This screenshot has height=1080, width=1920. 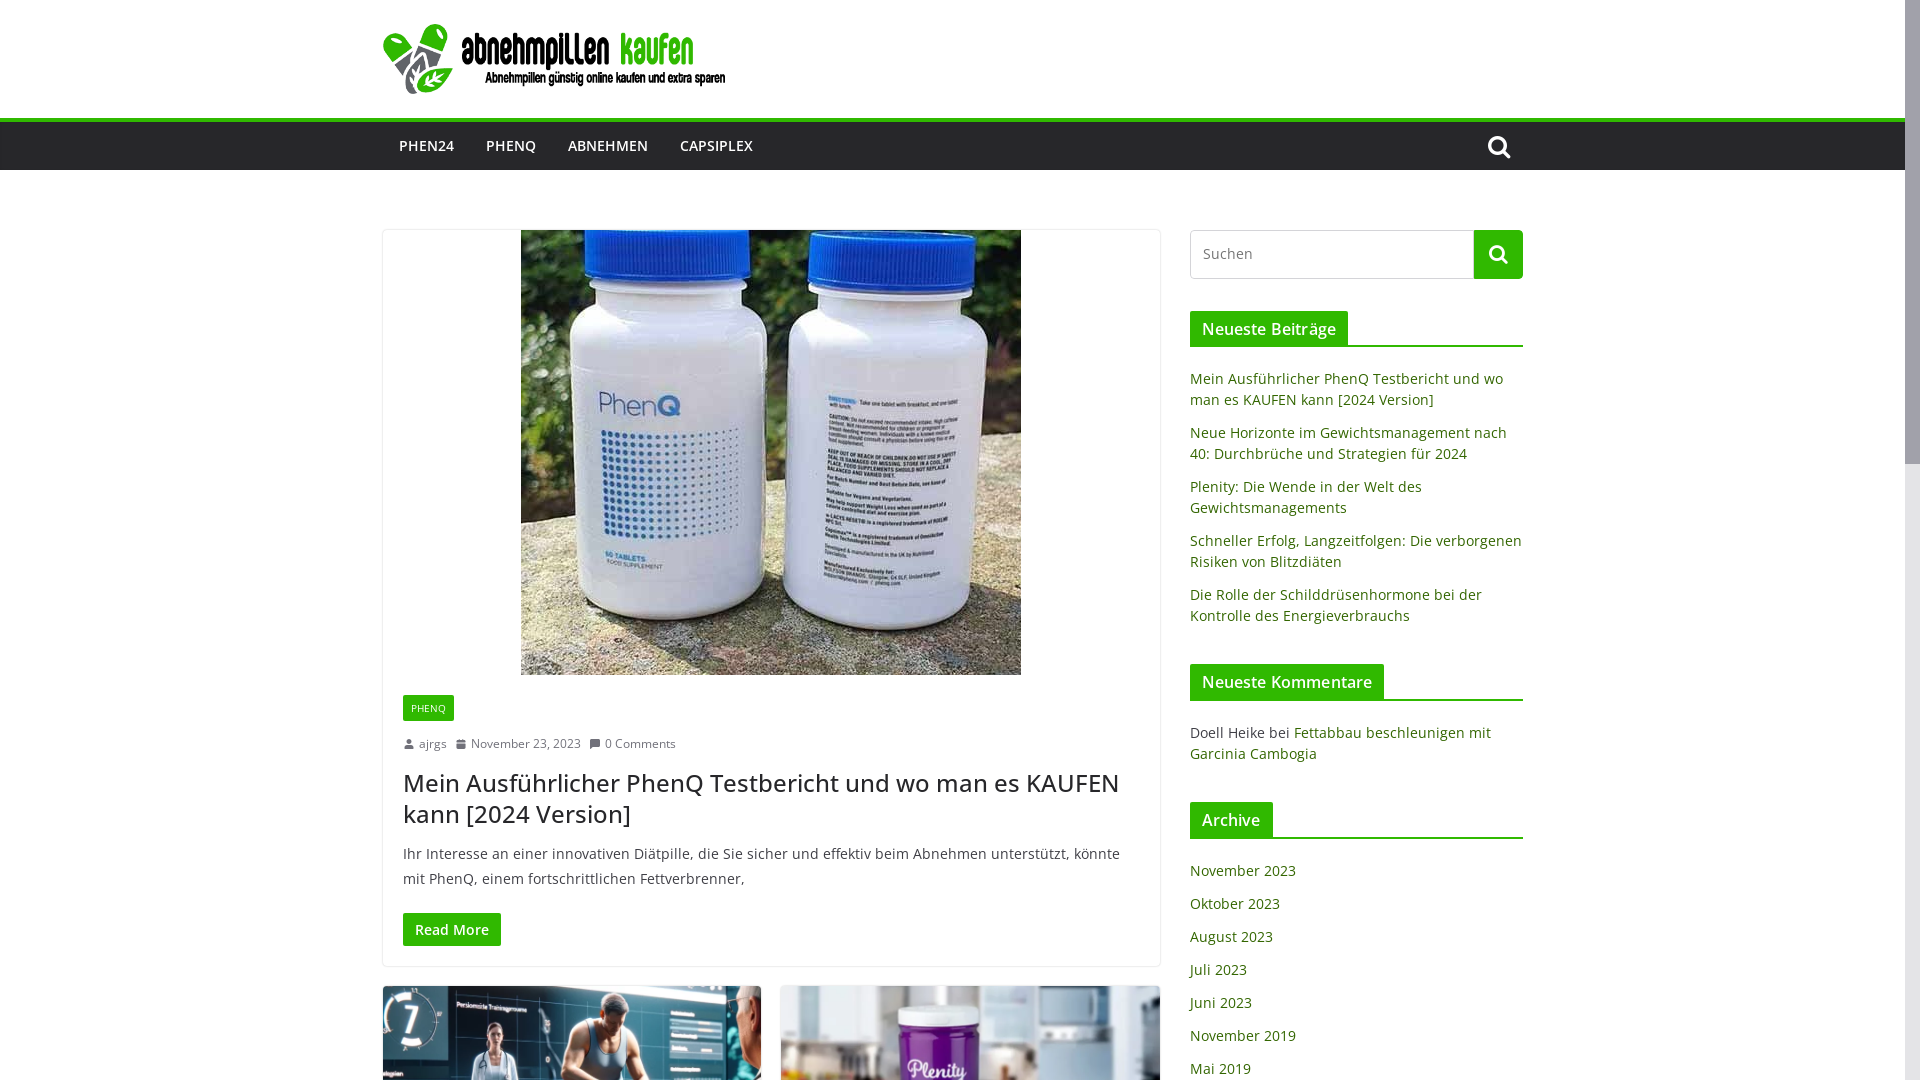 I want to click on 'Juni 2023', so click(x=1219, y=1002).